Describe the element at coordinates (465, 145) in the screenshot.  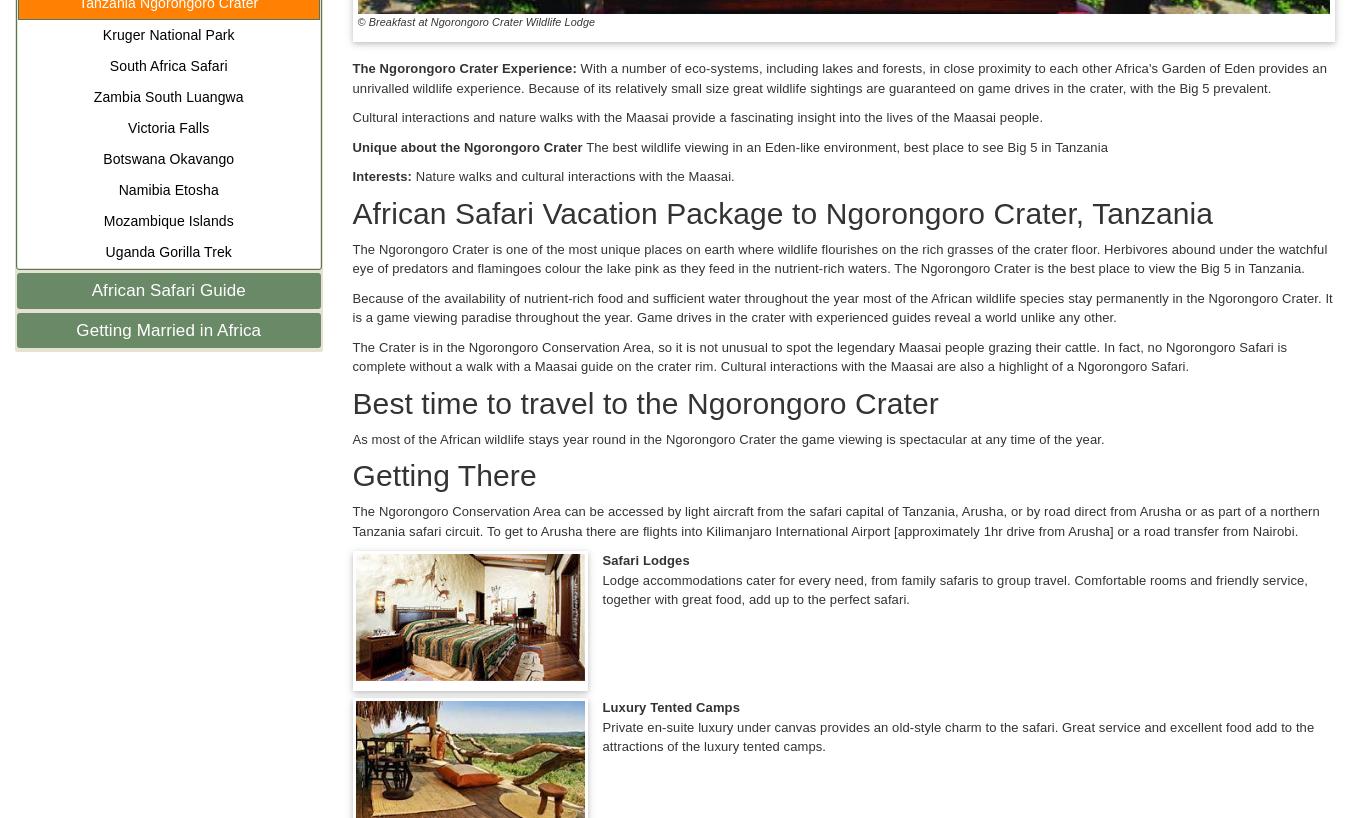
I see `'Unique about the Ngorongoro Crater'` at that location.